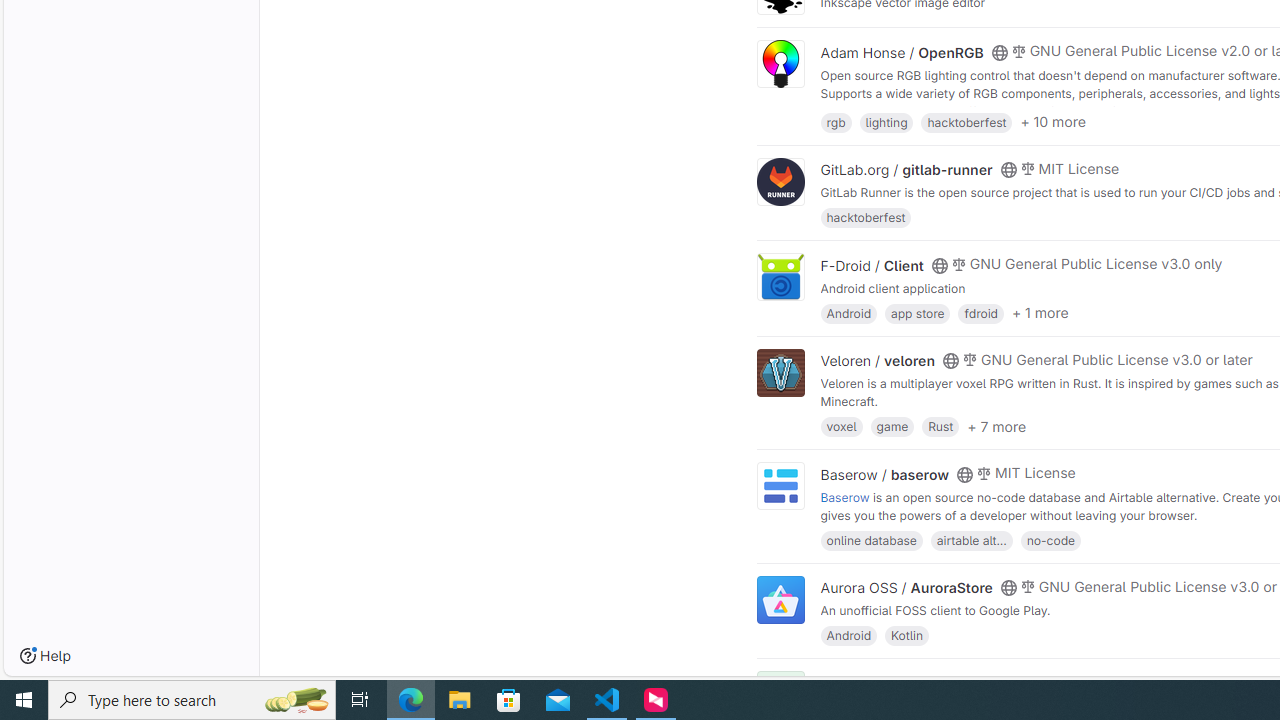 The height and width of the screenshot is (720, 1280). Describe the element at coordinates (848, 635) in the screenshot. I see `'Android'` at that location.